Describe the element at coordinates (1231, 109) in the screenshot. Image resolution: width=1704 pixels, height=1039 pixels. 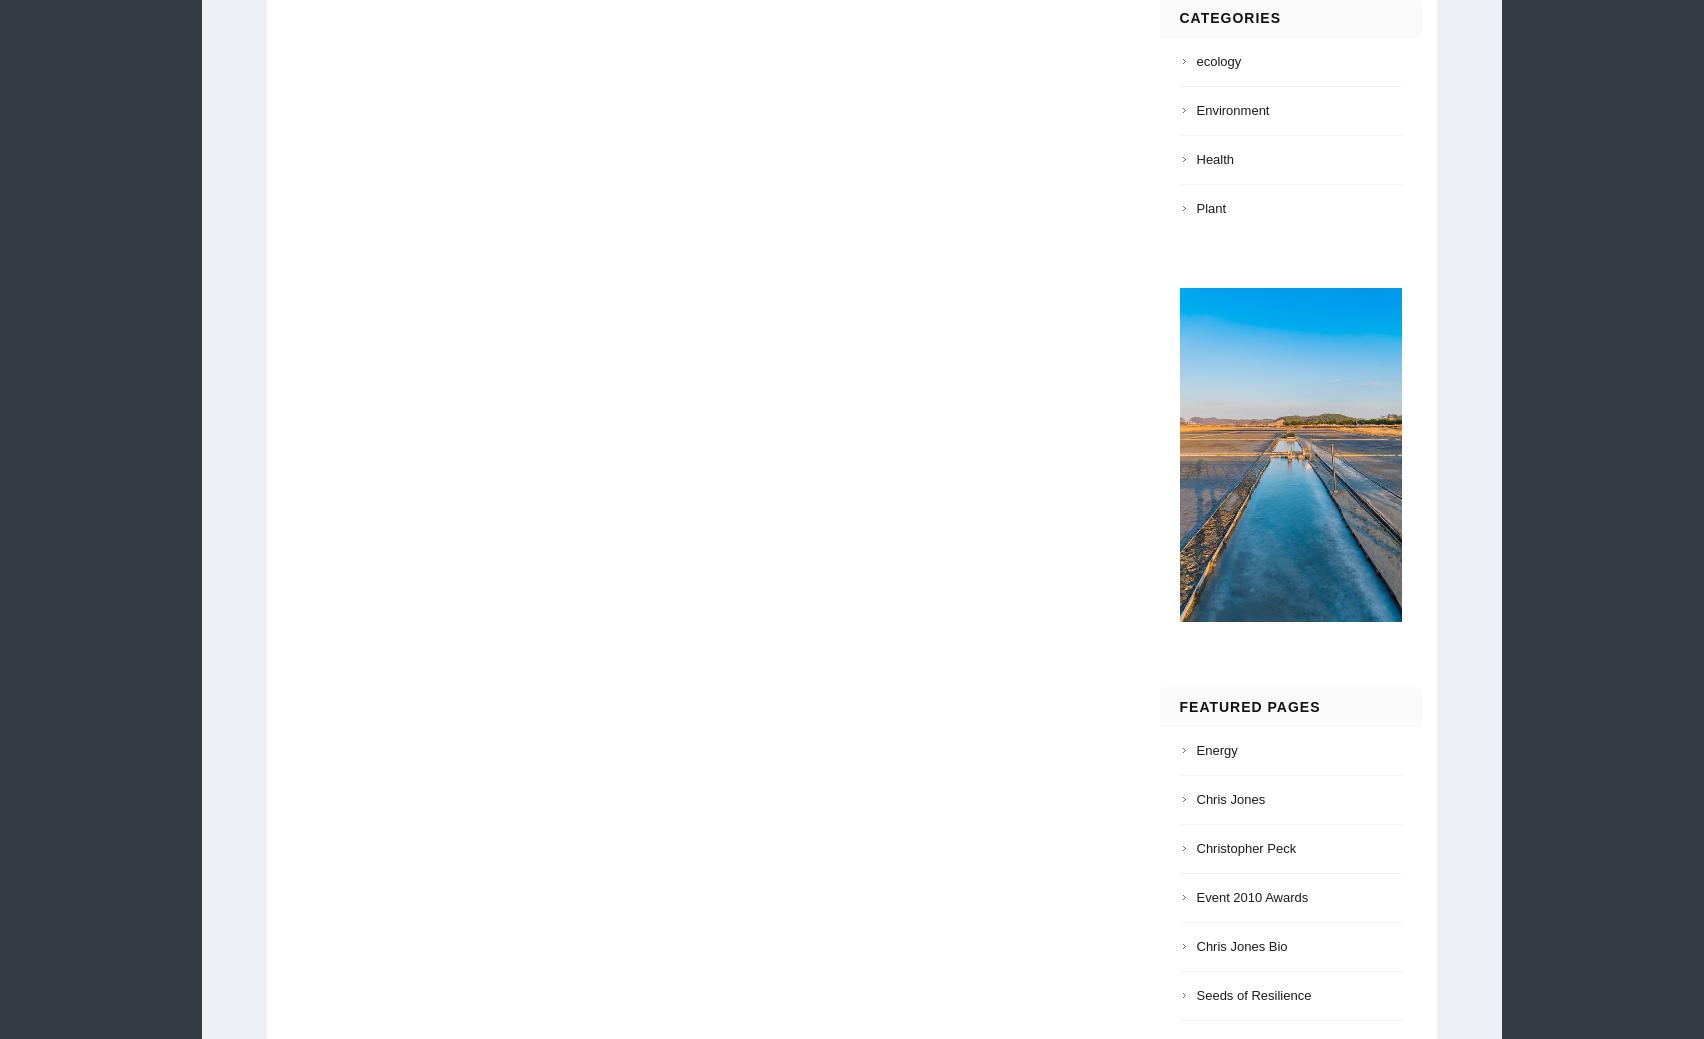
I see `'Environment'` at that location.